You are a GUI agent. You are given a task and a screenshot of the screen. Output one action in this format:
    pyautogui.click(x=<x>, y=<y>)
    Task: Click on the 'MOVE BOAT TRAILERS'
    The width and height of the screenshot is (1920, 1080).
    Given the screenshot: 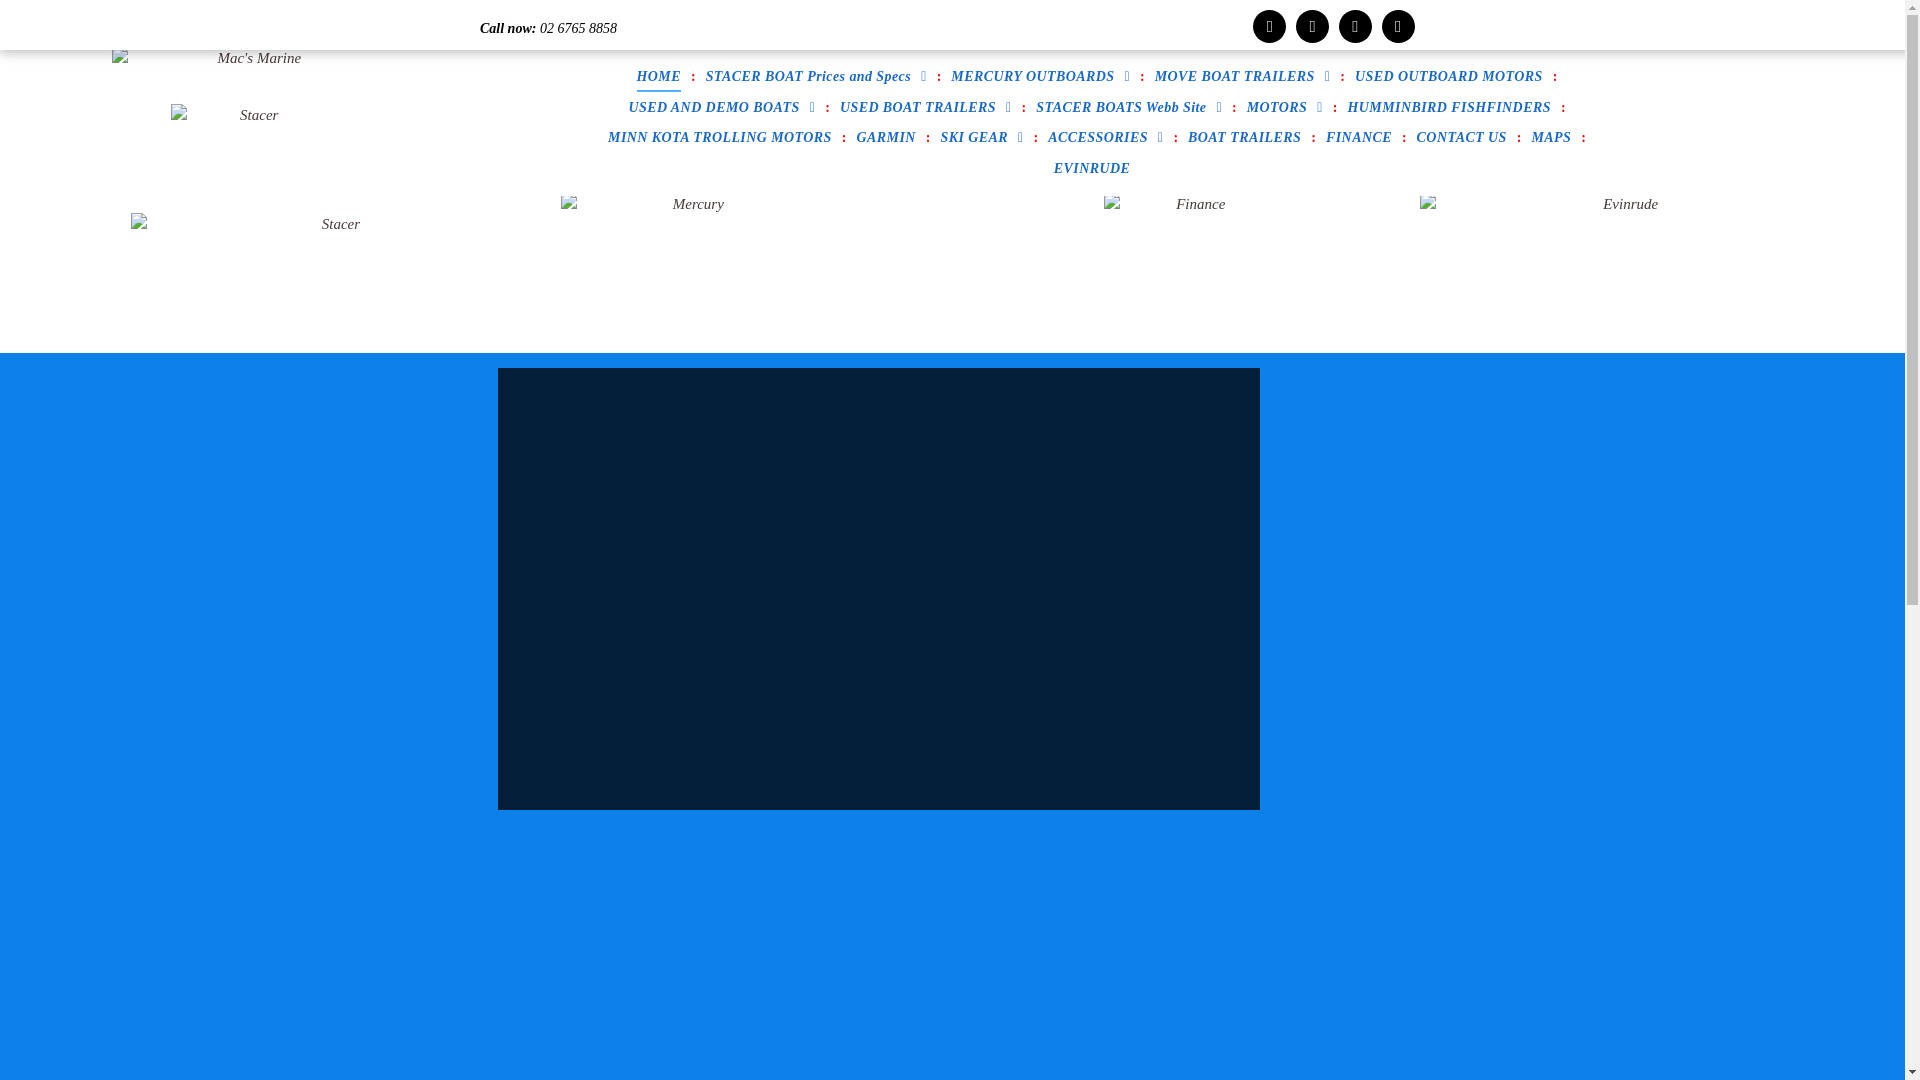 What is the action you would take?
    pyautogui.click(x=1242, y=76)
    